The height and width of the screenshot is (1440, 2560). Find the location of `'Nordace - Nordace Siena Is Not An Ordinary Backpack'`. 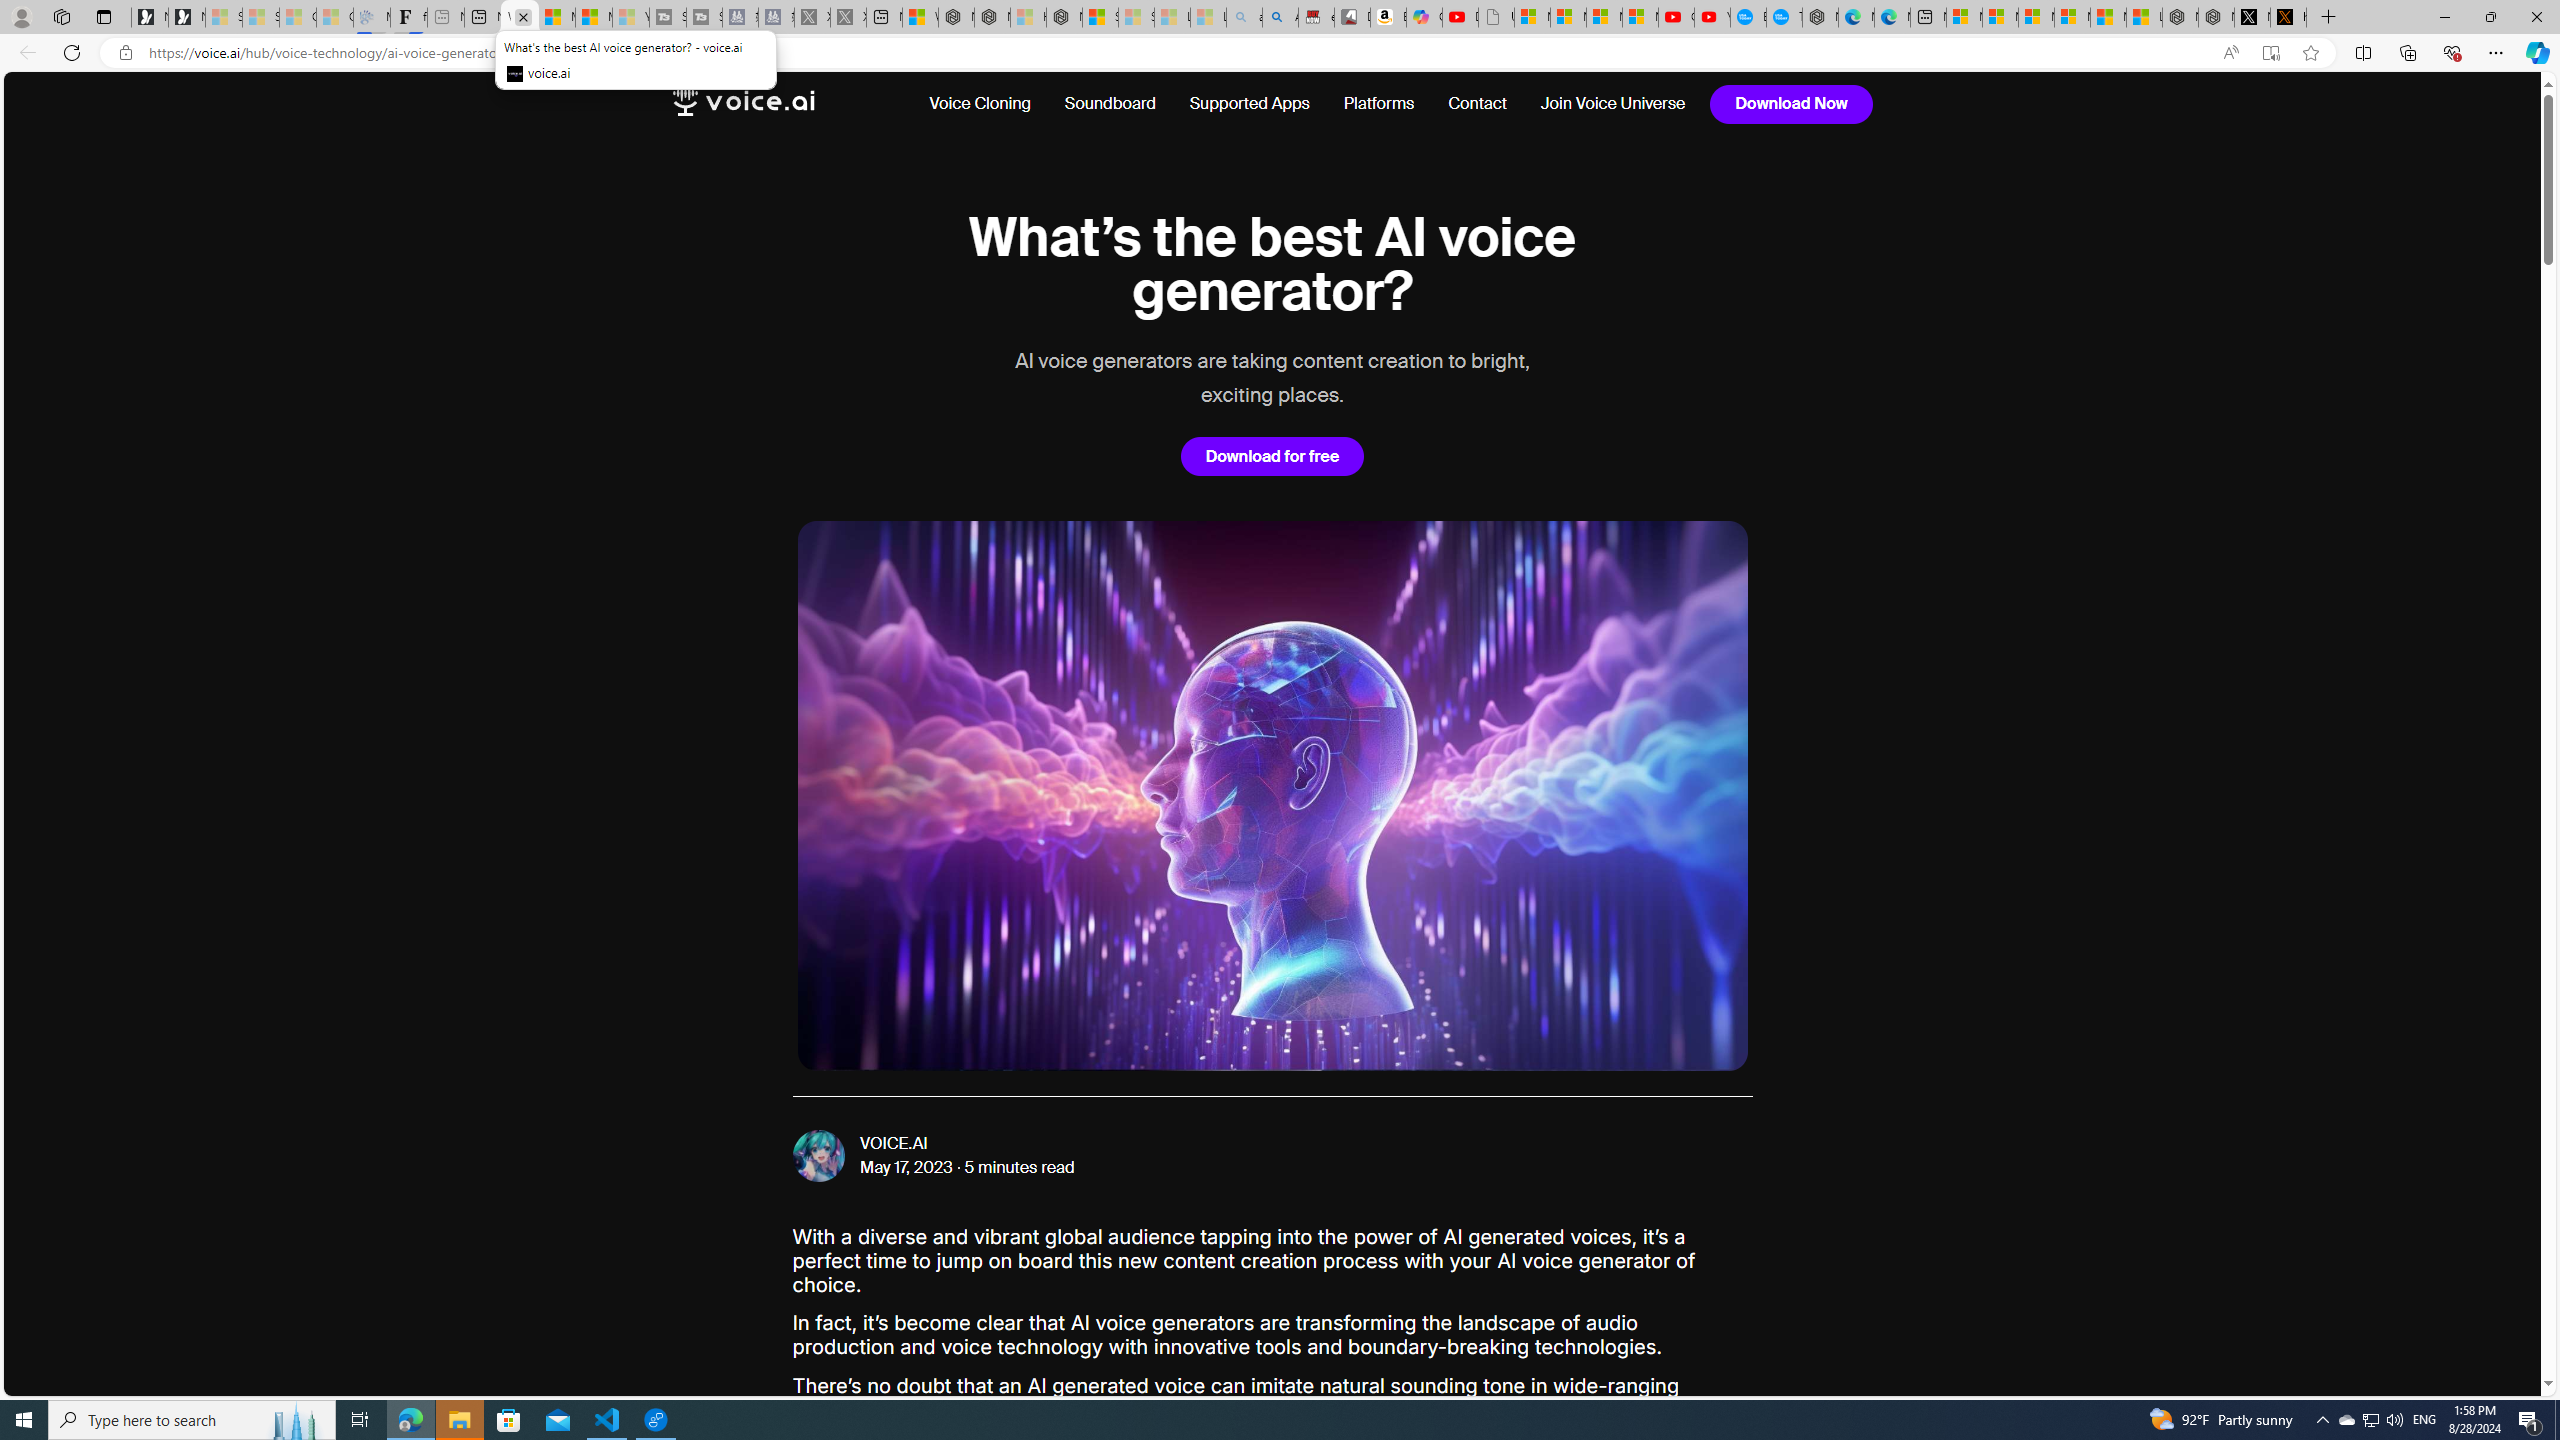

'Nordace - Nordace Siena Is Not An Ordinary Backpack' is located at coordinates (1063, 16).